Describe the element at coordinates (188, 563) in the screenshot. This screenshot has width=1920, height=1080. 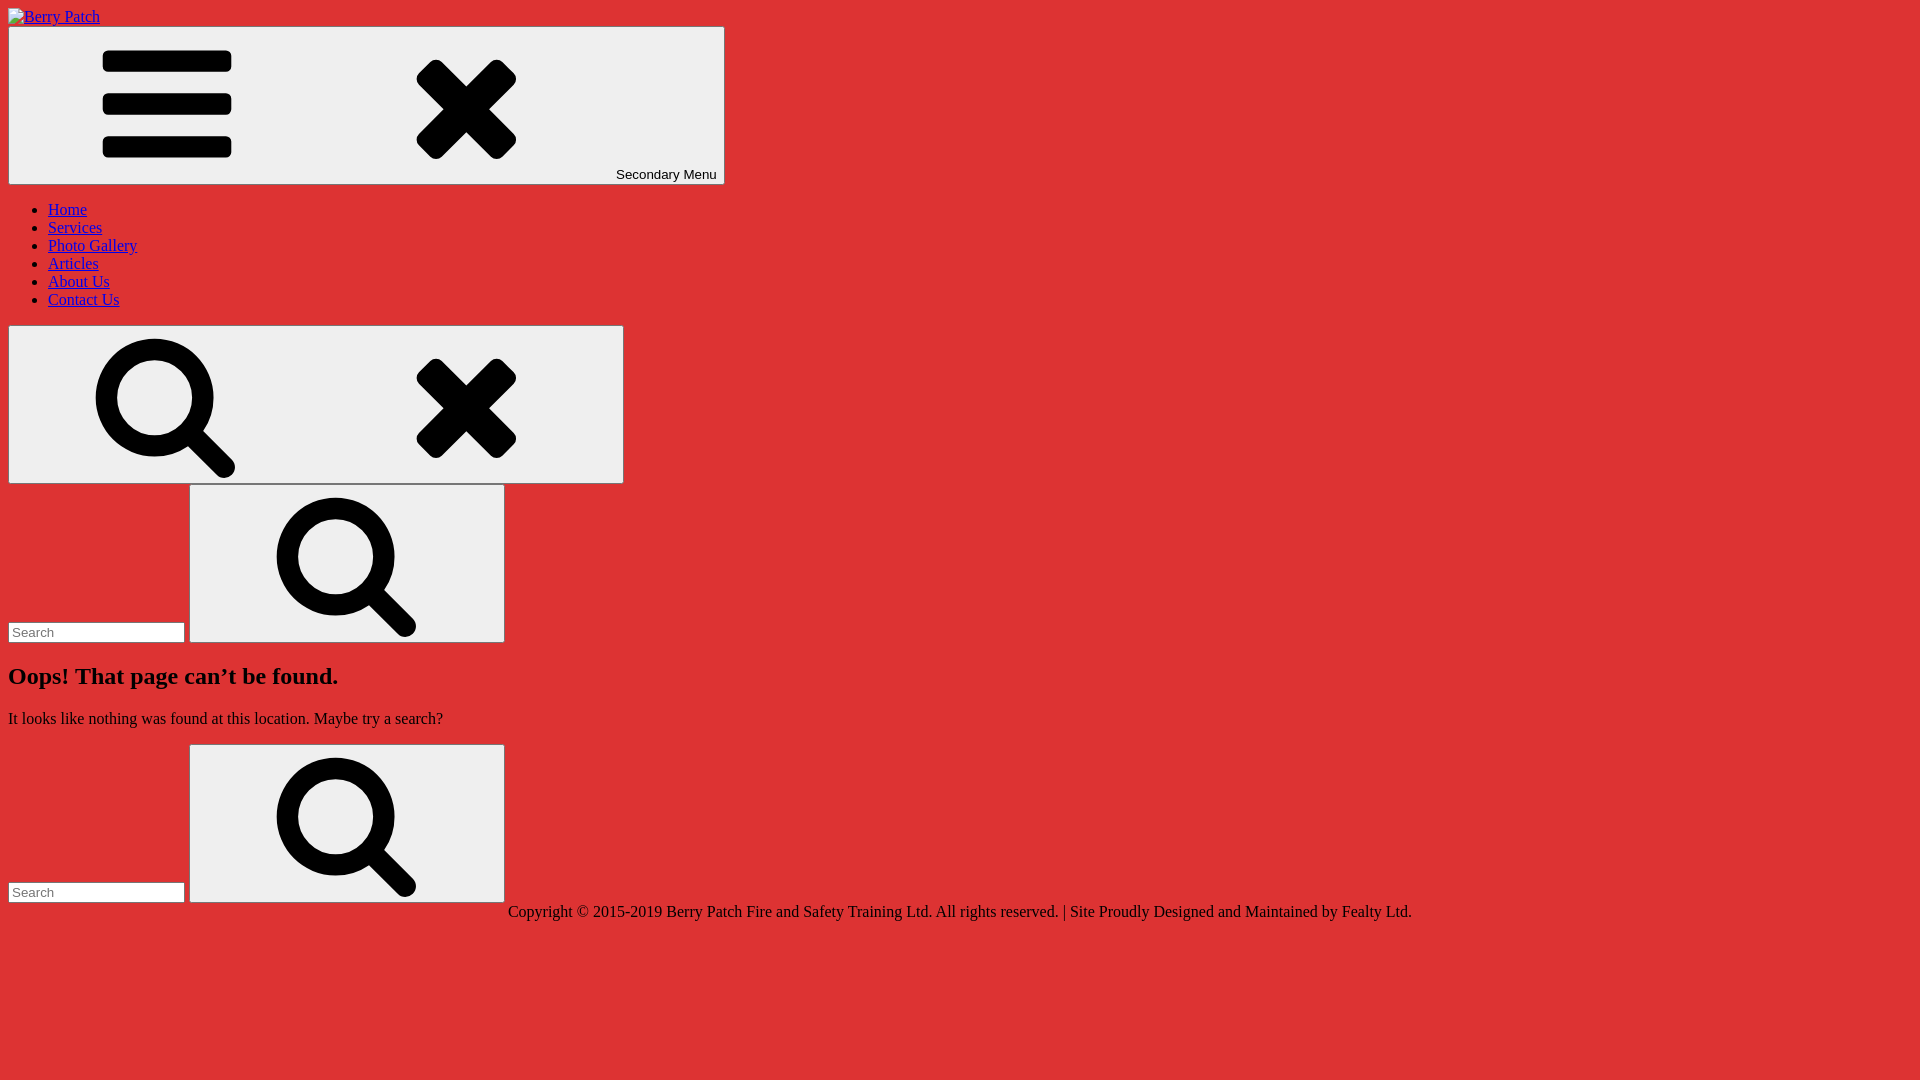
I see `'Search'` at that location.